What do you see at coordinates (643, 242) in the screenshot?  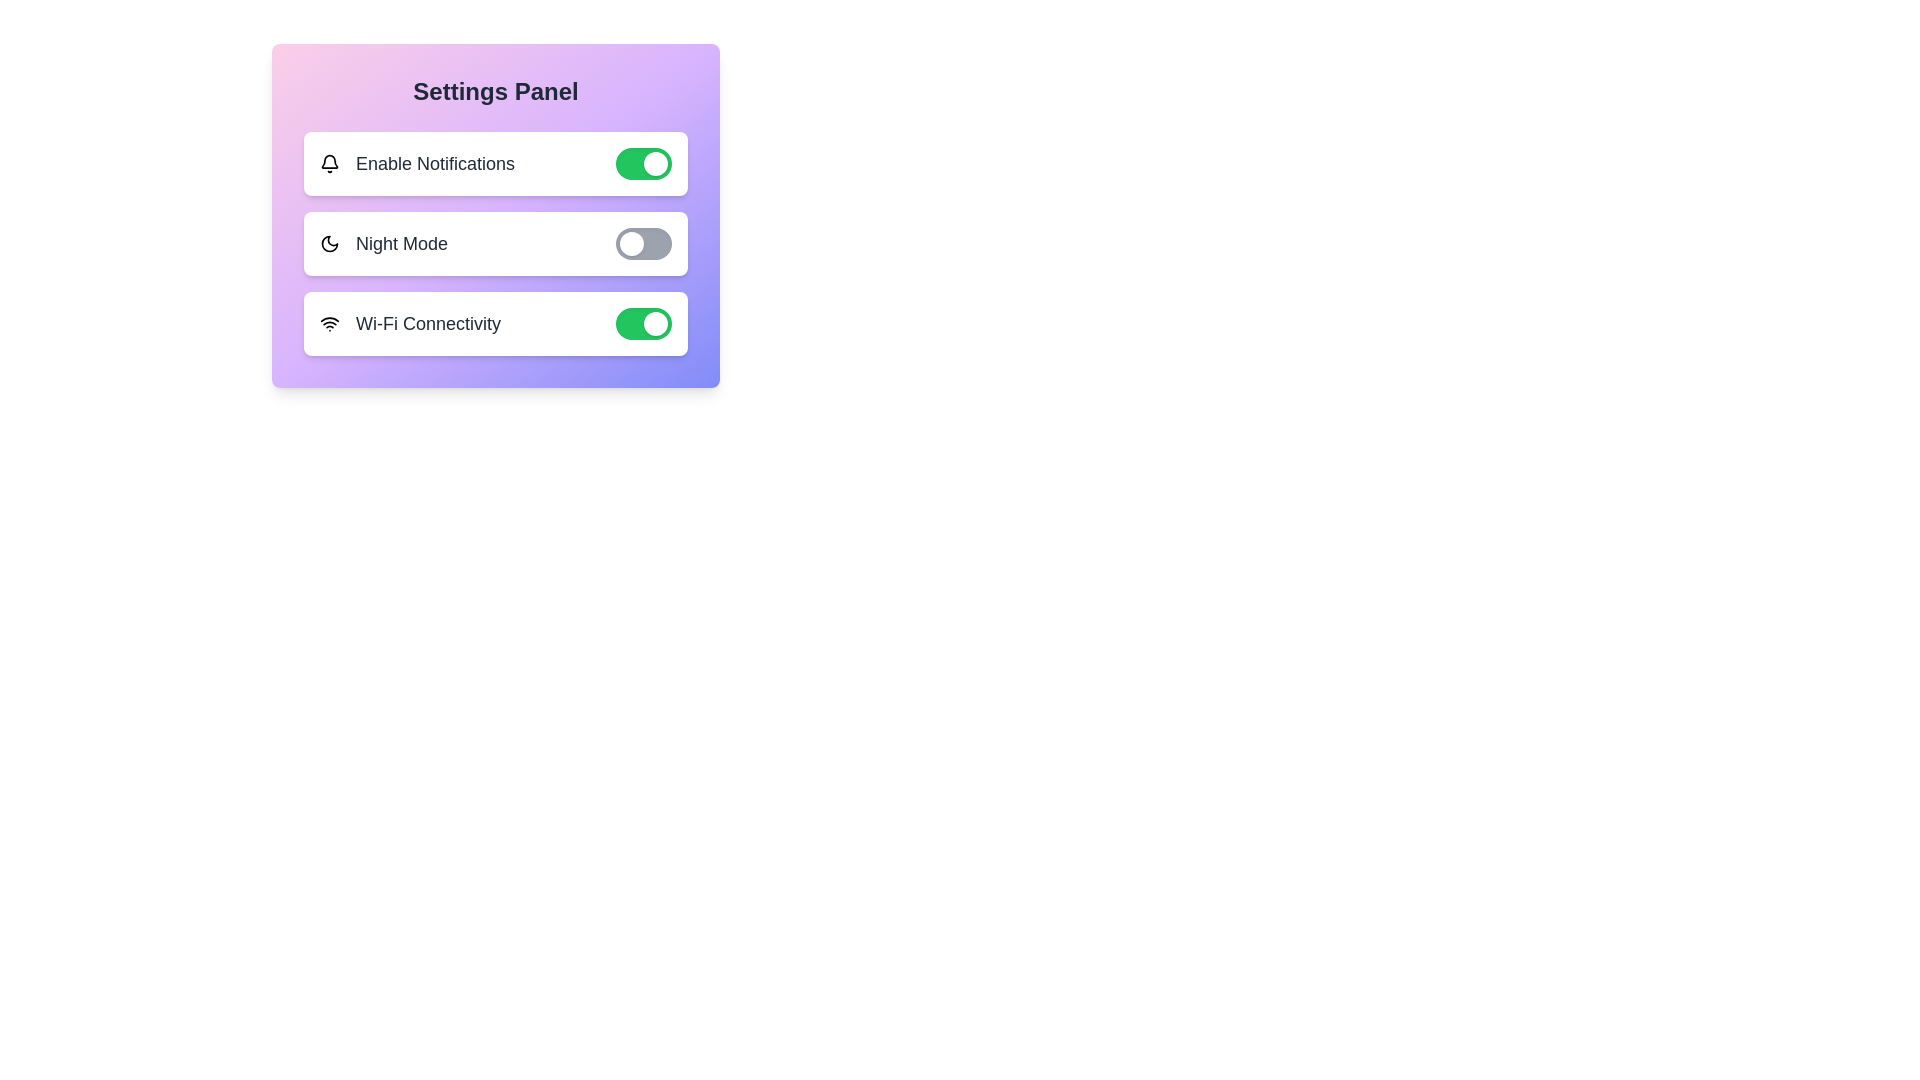 I see `the 'Night Mode' switch to toggle its state` at bounding box center [643, 242].